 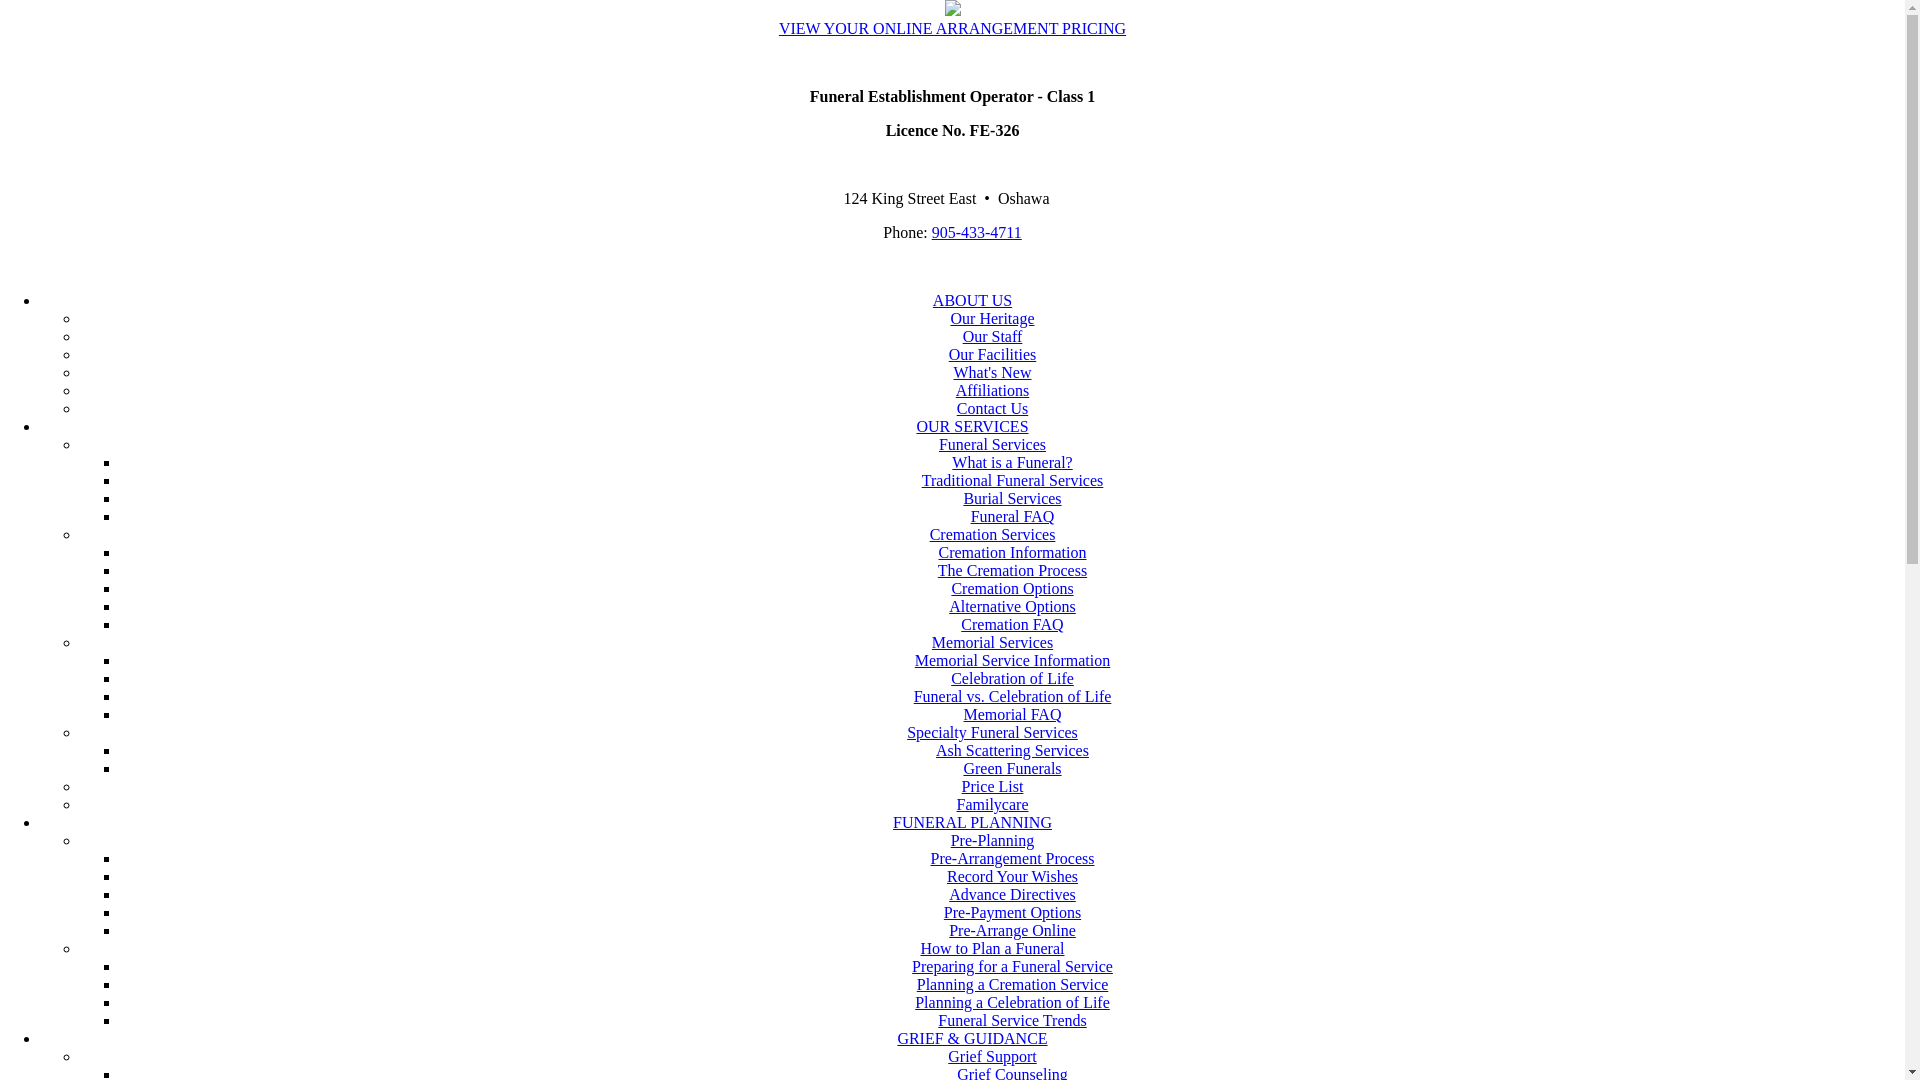 I want to click on 'Memorial Service Information', so click(x=914, y=660).